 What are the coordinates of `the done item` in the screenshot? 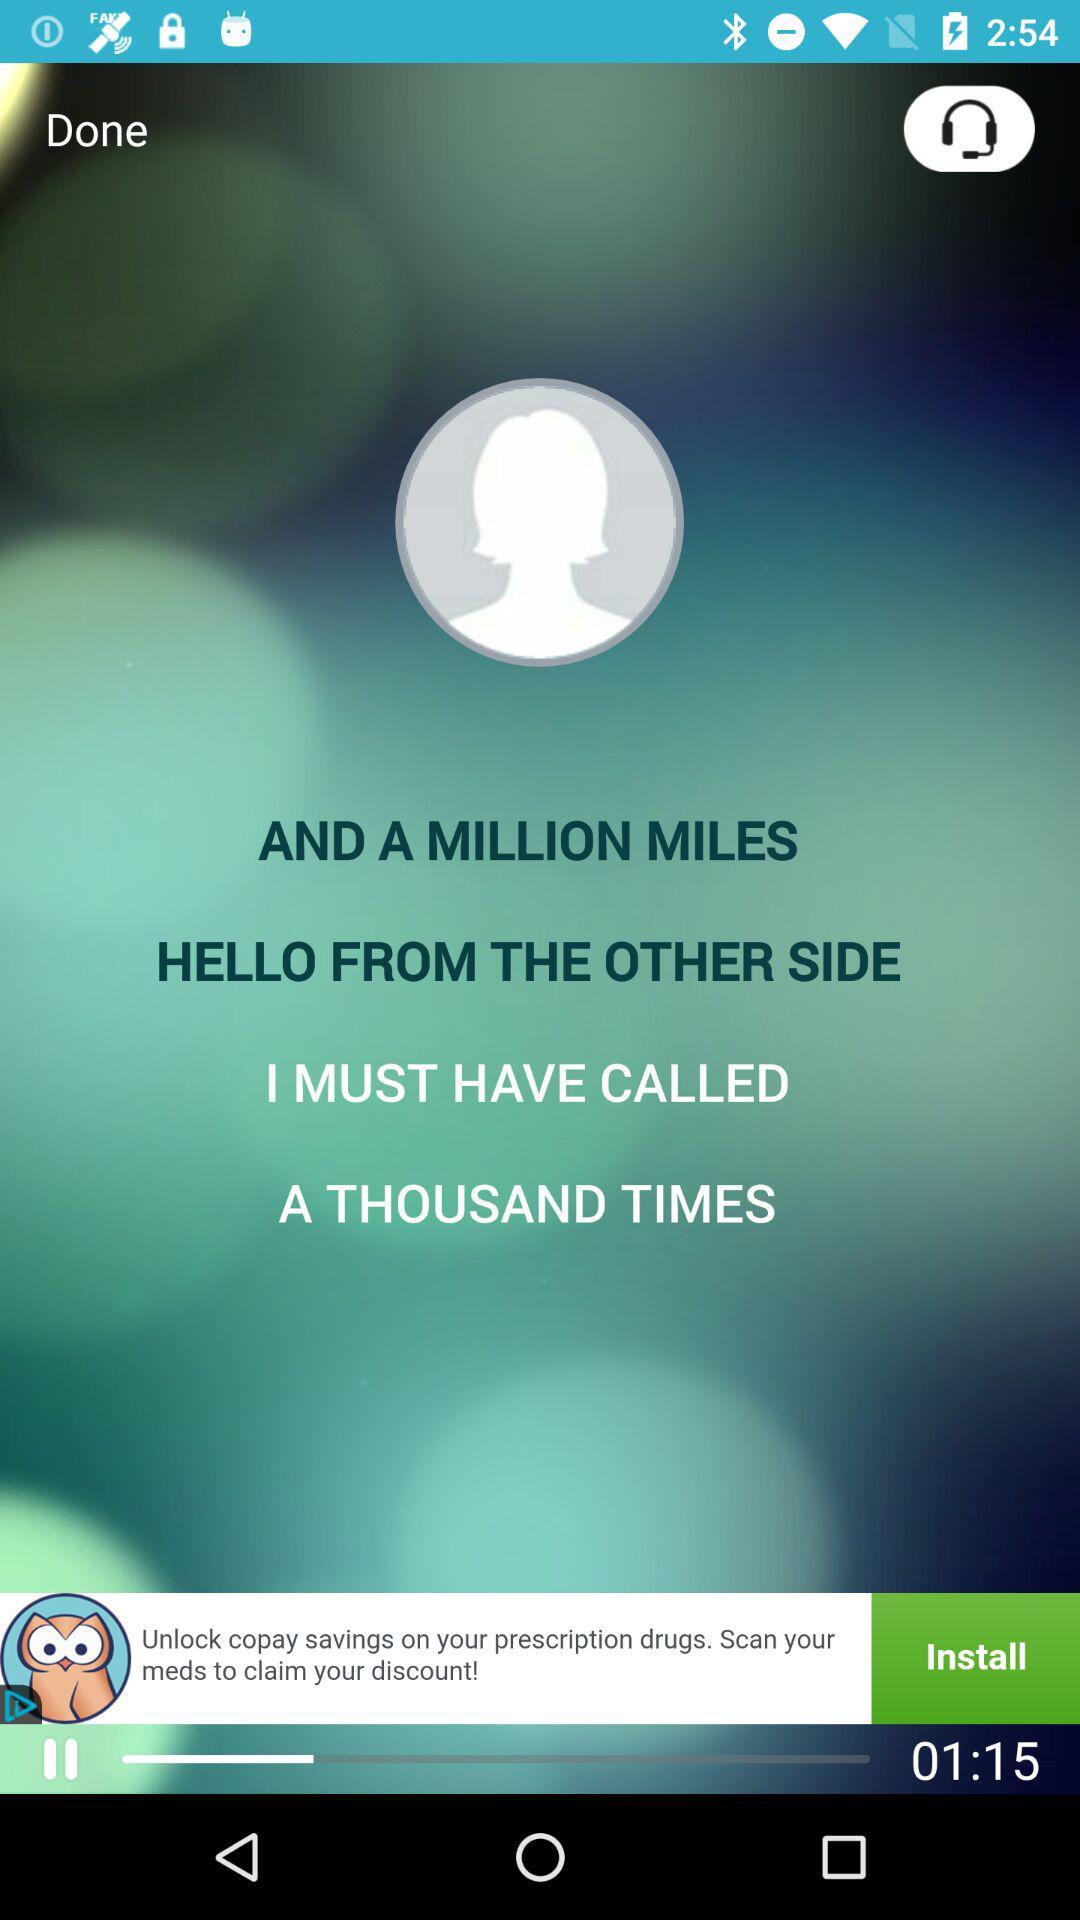 It's located at (96, 127).